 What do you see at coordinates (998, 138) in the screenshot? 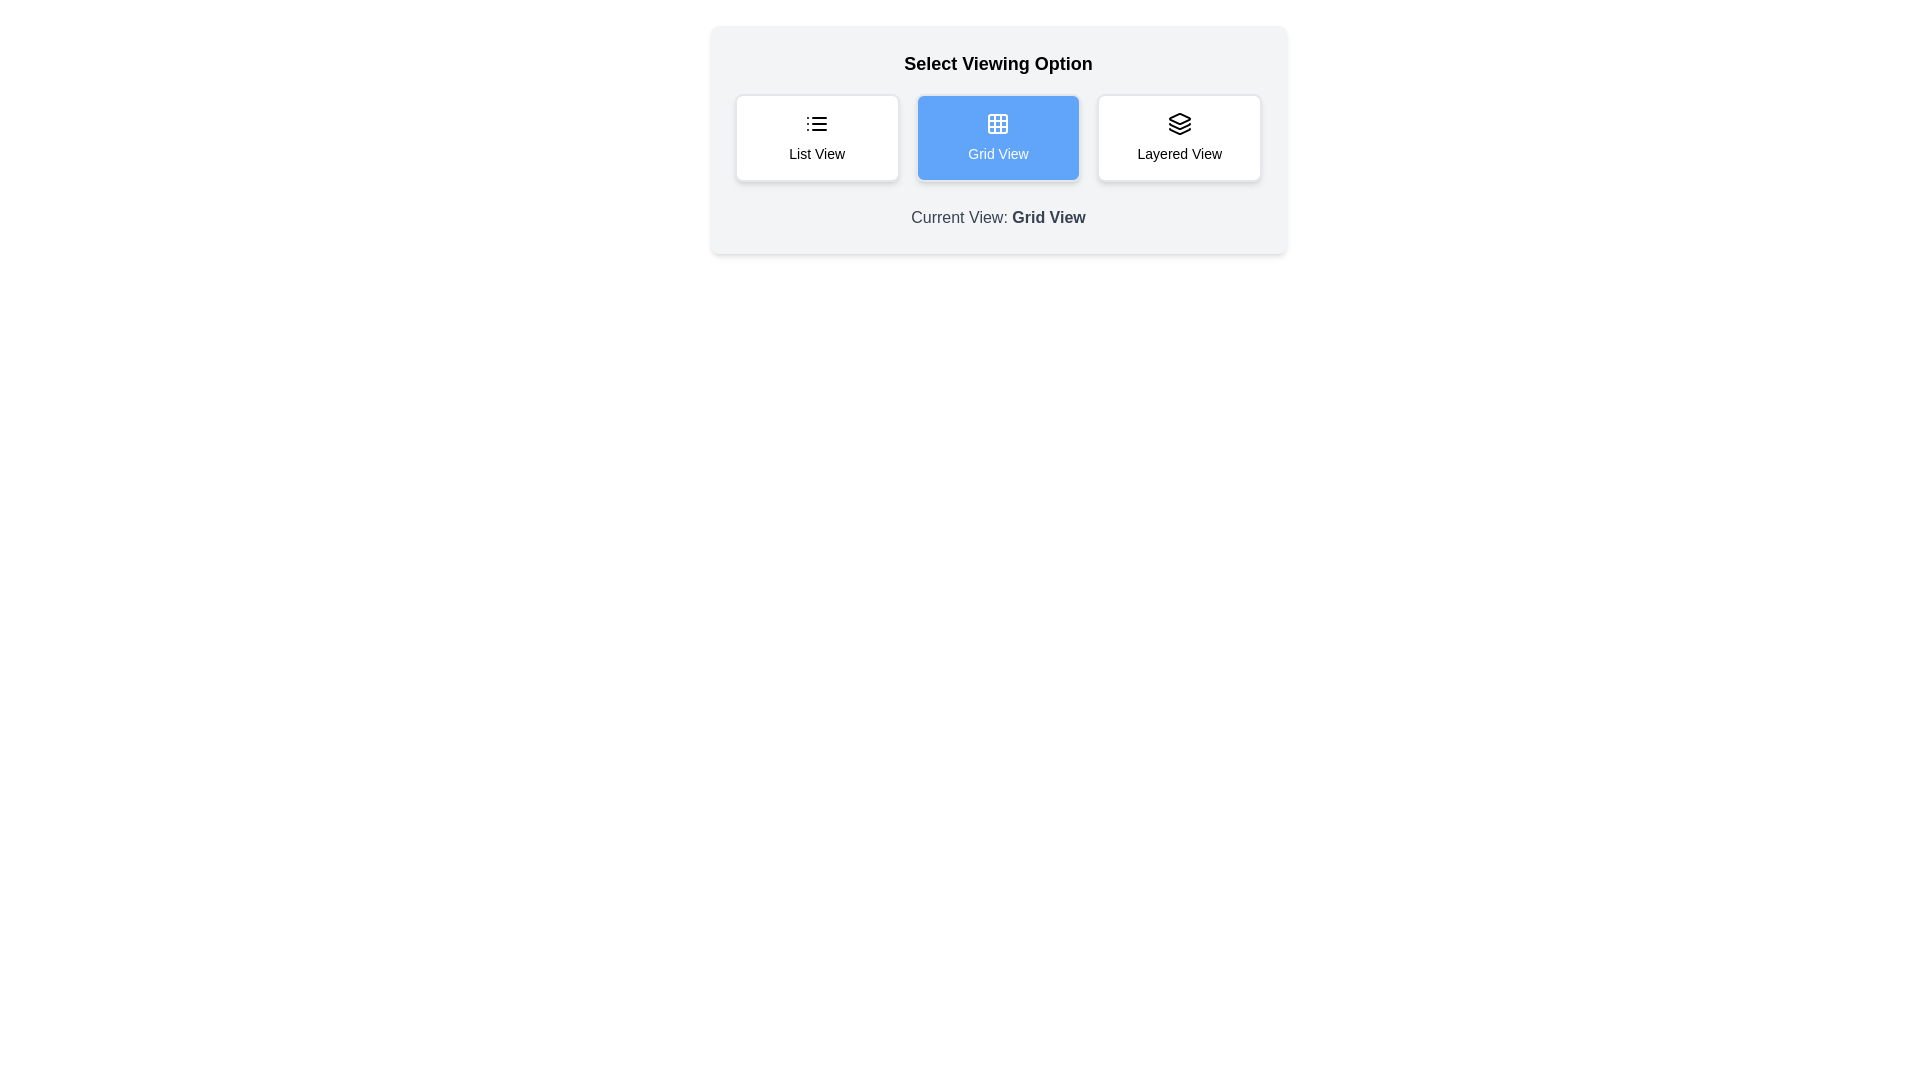
I see `the 'Grid View' button located in the 'Select Viewing Option' group` at bounding box center [998, 138].